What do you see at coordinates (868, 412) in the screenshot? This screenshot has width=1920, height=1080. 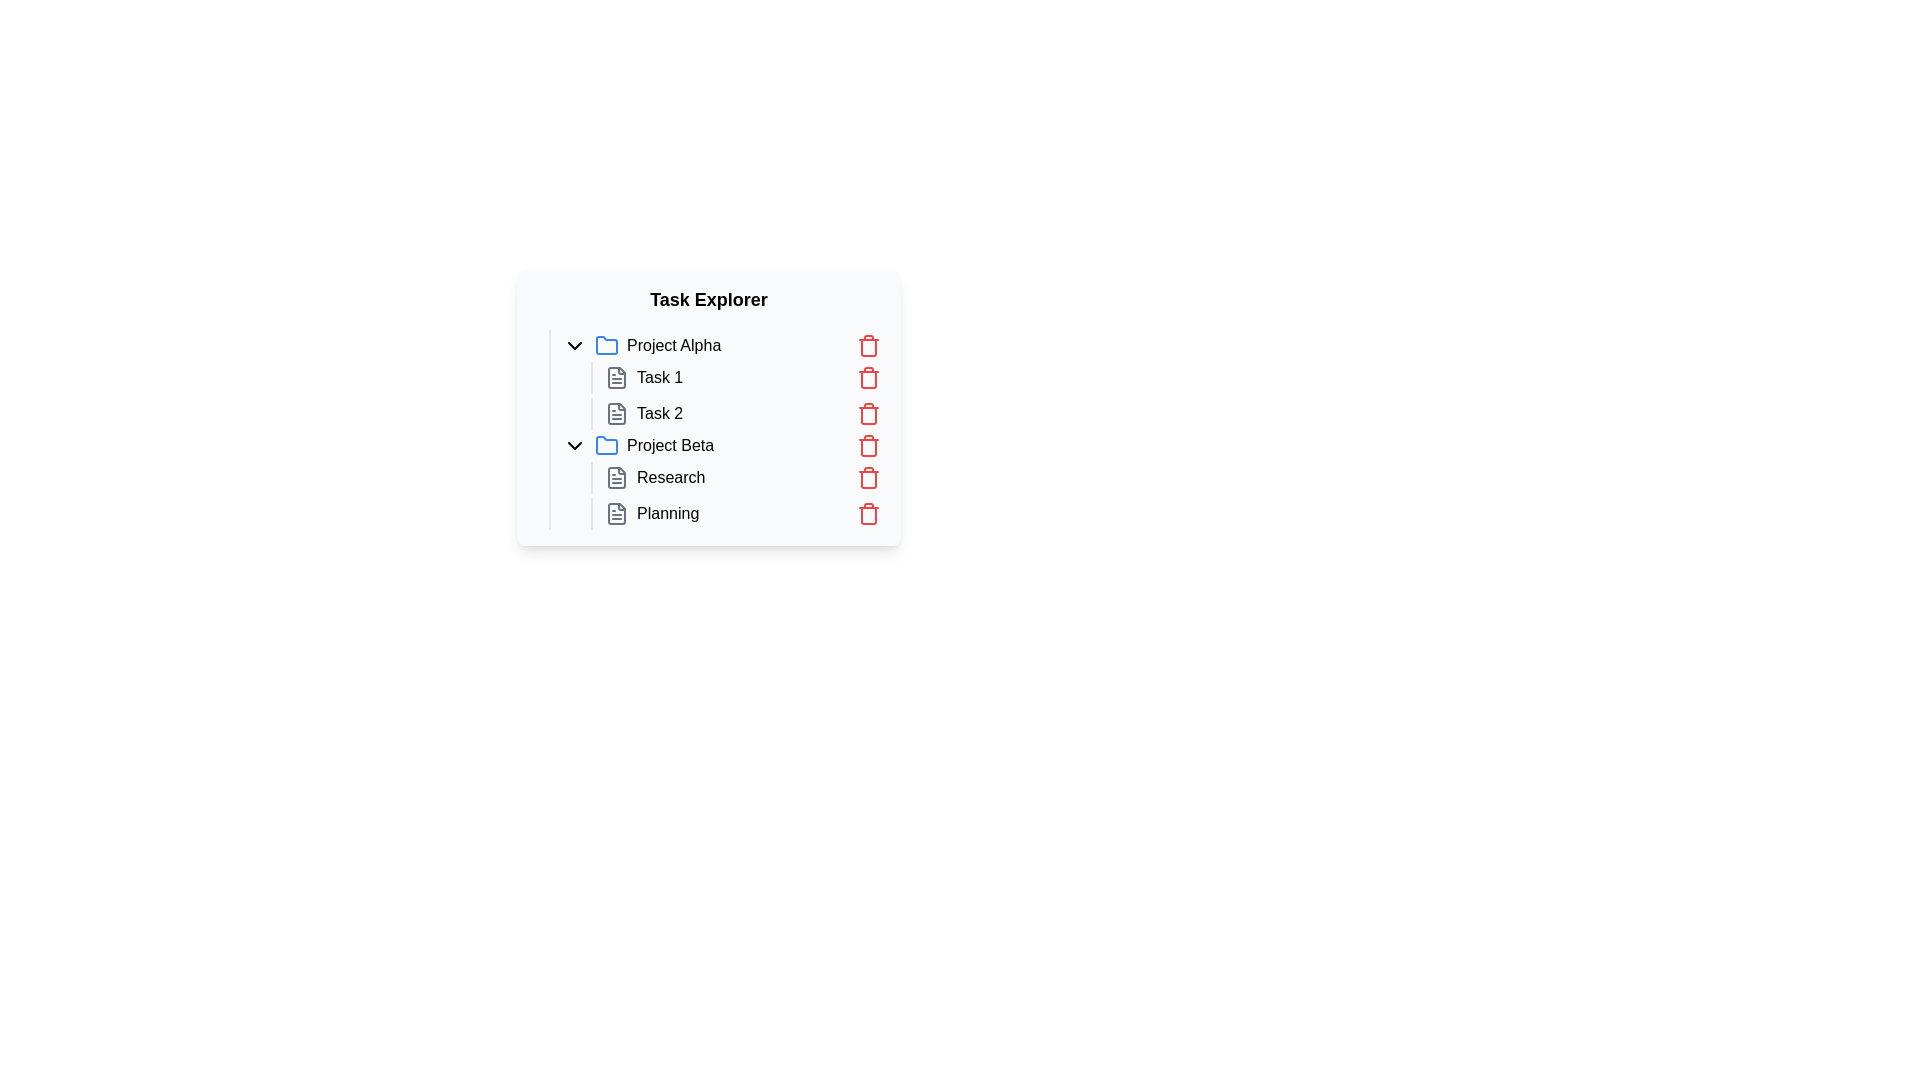 I see `the red trash can icon button indicating delete functionality for keyboard interactions` at bounding box center [868, 412].